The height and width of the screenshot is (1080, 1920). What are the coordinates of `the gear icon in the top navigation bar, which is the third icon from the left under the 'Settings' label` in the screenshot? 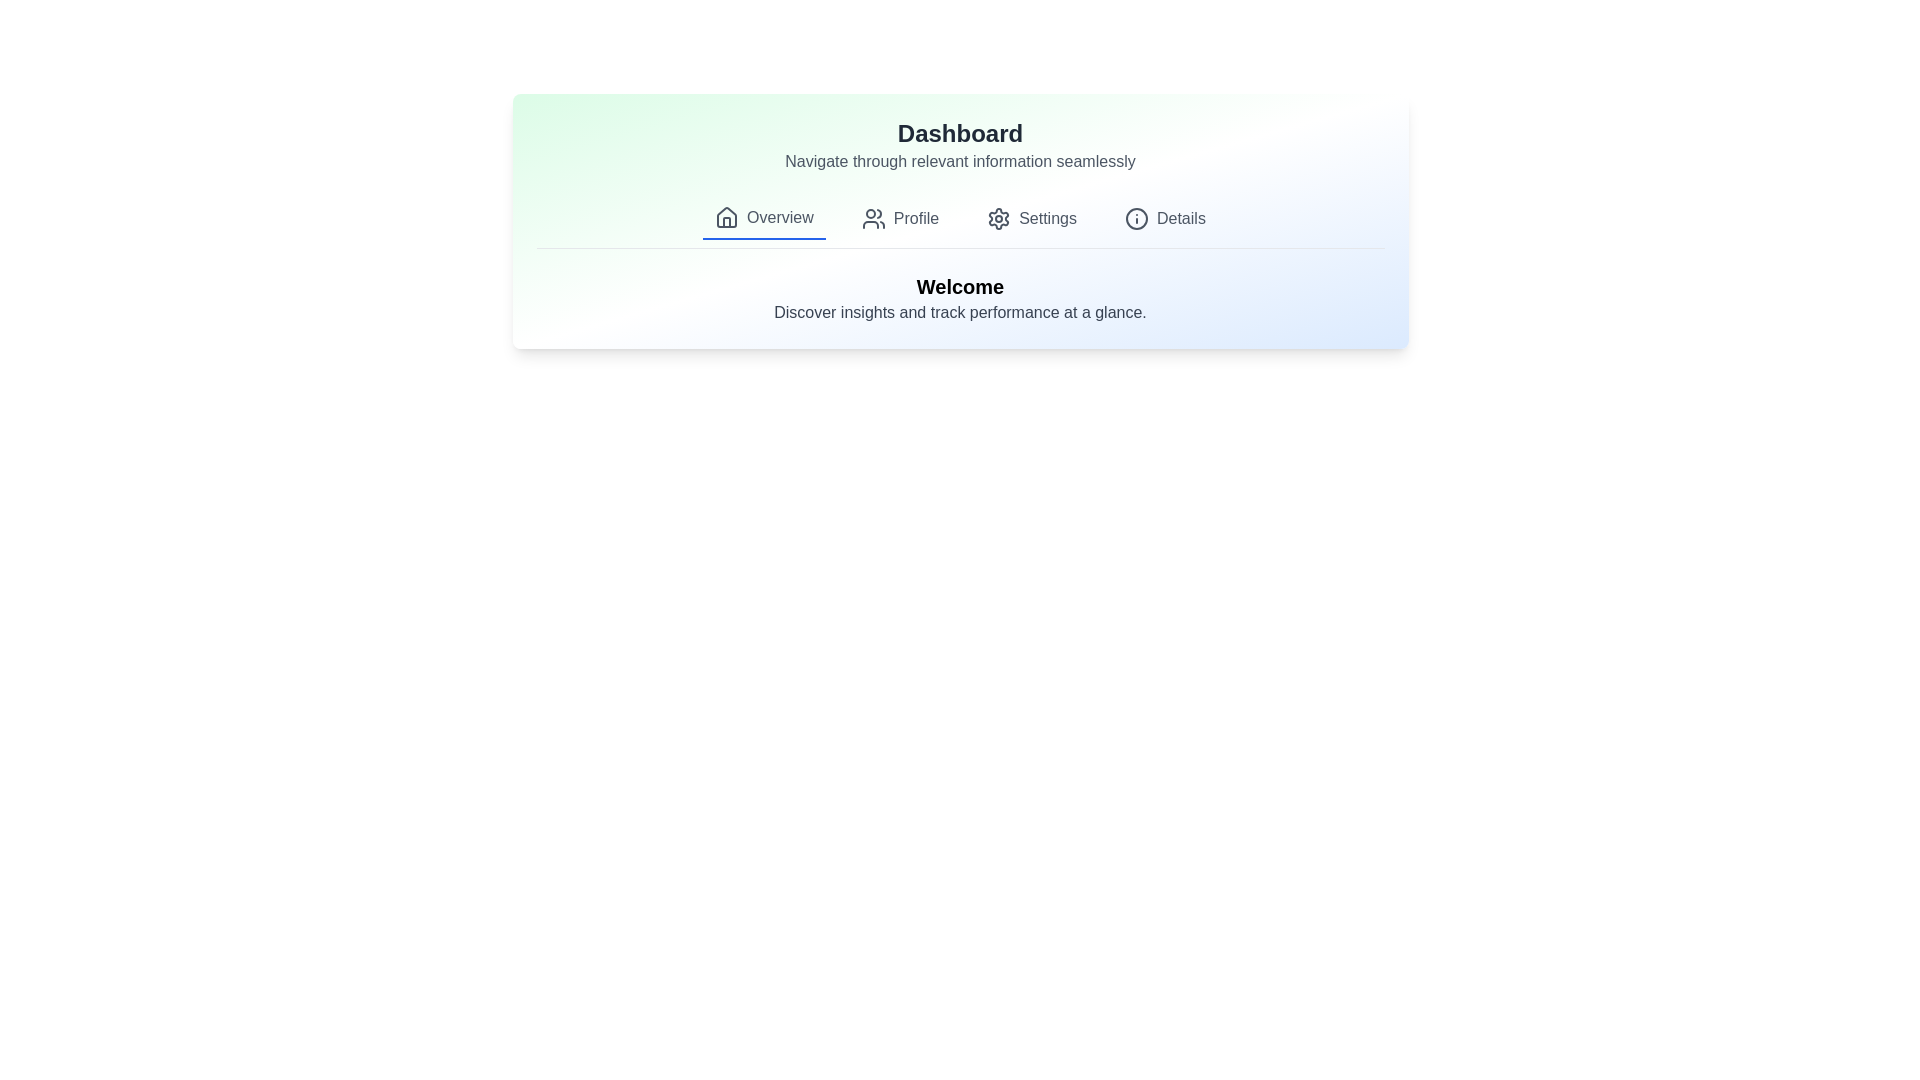 It's located at (999, 219).